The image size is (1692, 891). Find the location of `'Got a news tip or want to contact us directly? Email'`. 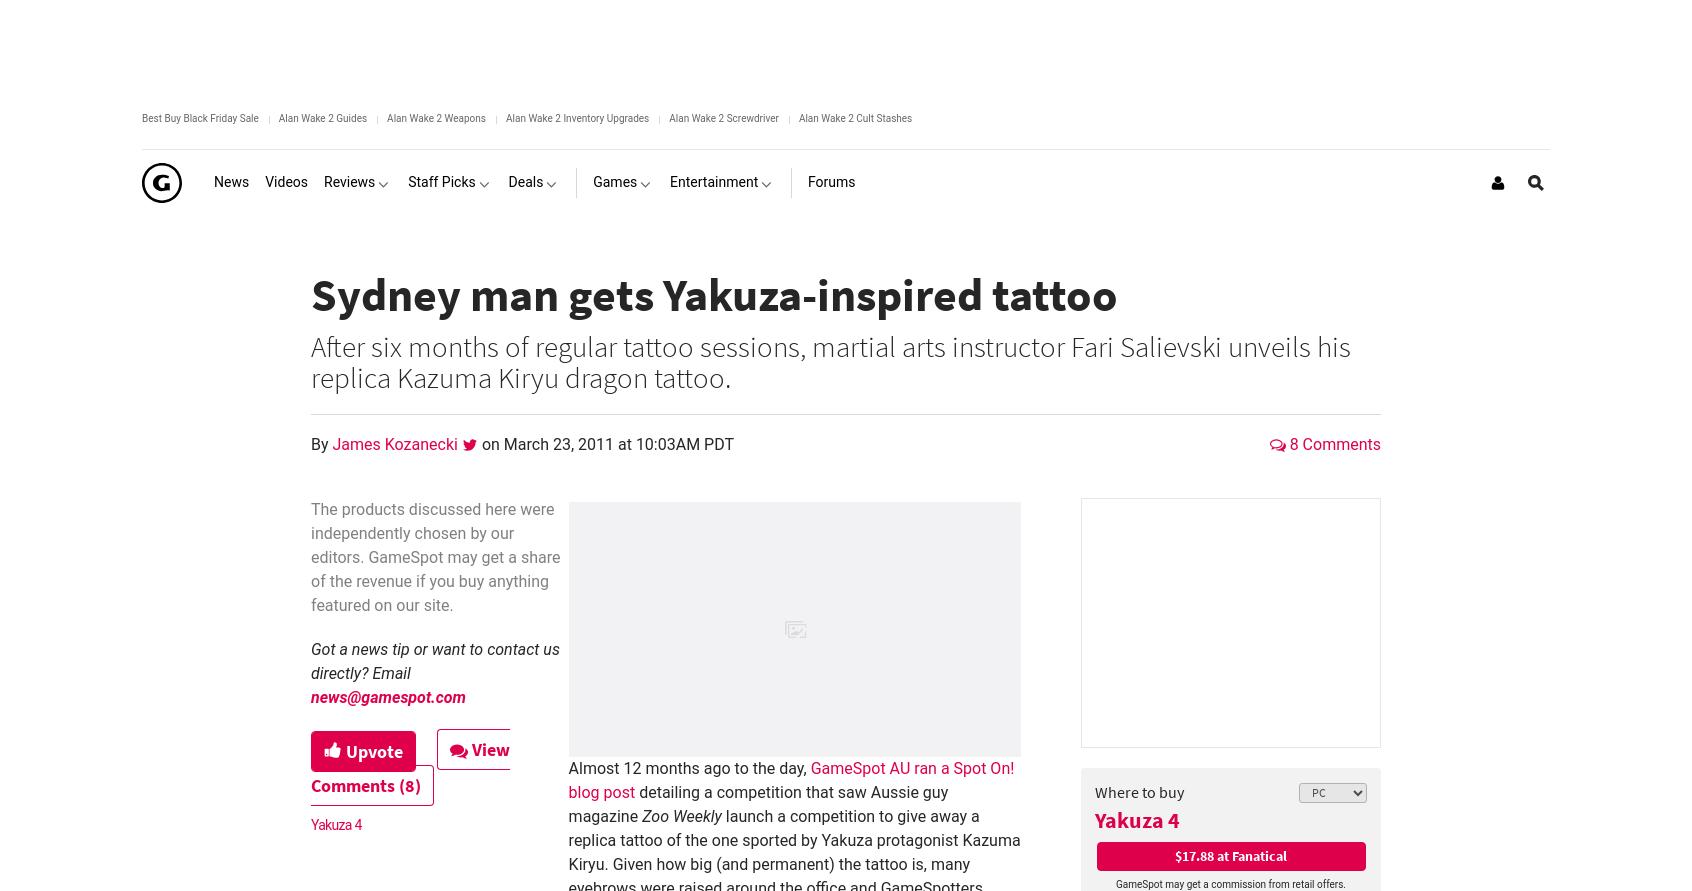

'Got a news tip or want to contact us directly? Email' is located at coordinates (434, 660).